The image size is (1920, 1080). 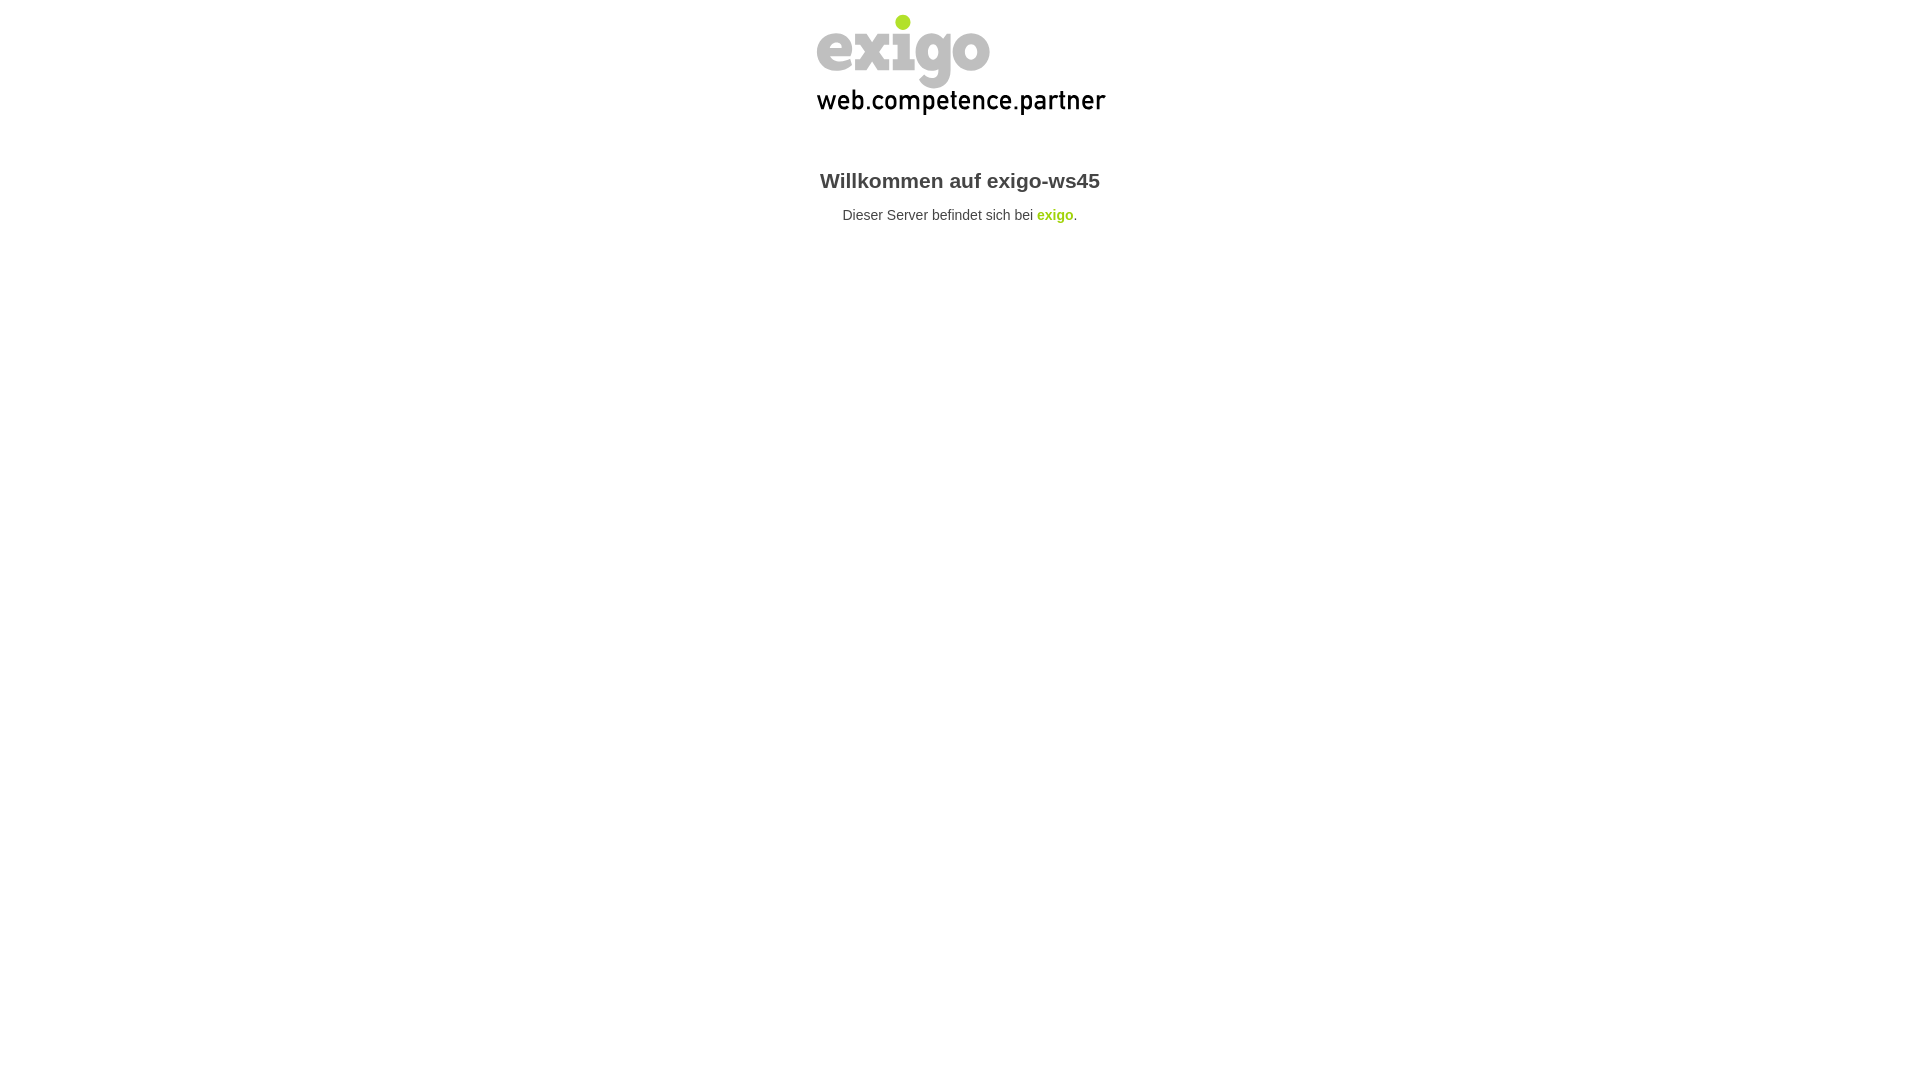 I want to click on 'exigo', so click(x=1054, y=215).